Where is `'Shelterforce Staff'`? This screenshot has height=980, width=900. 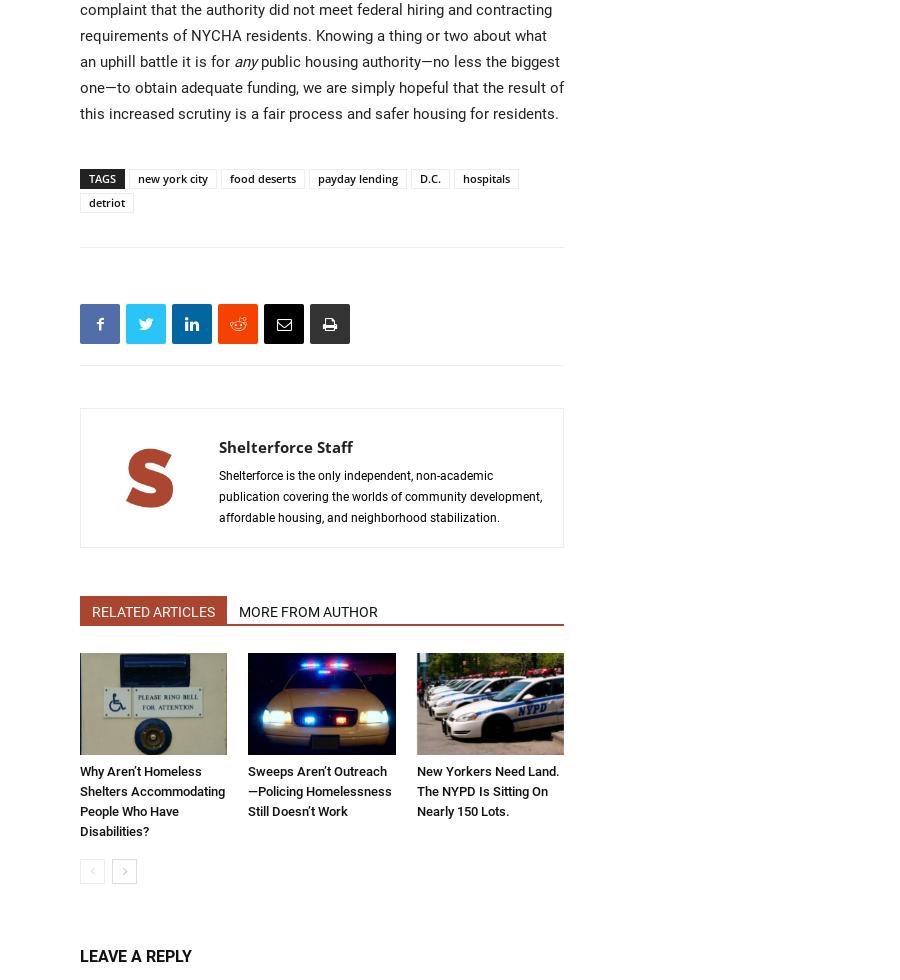 'Shelterforce Staff' is located at coordinates (285, 446).